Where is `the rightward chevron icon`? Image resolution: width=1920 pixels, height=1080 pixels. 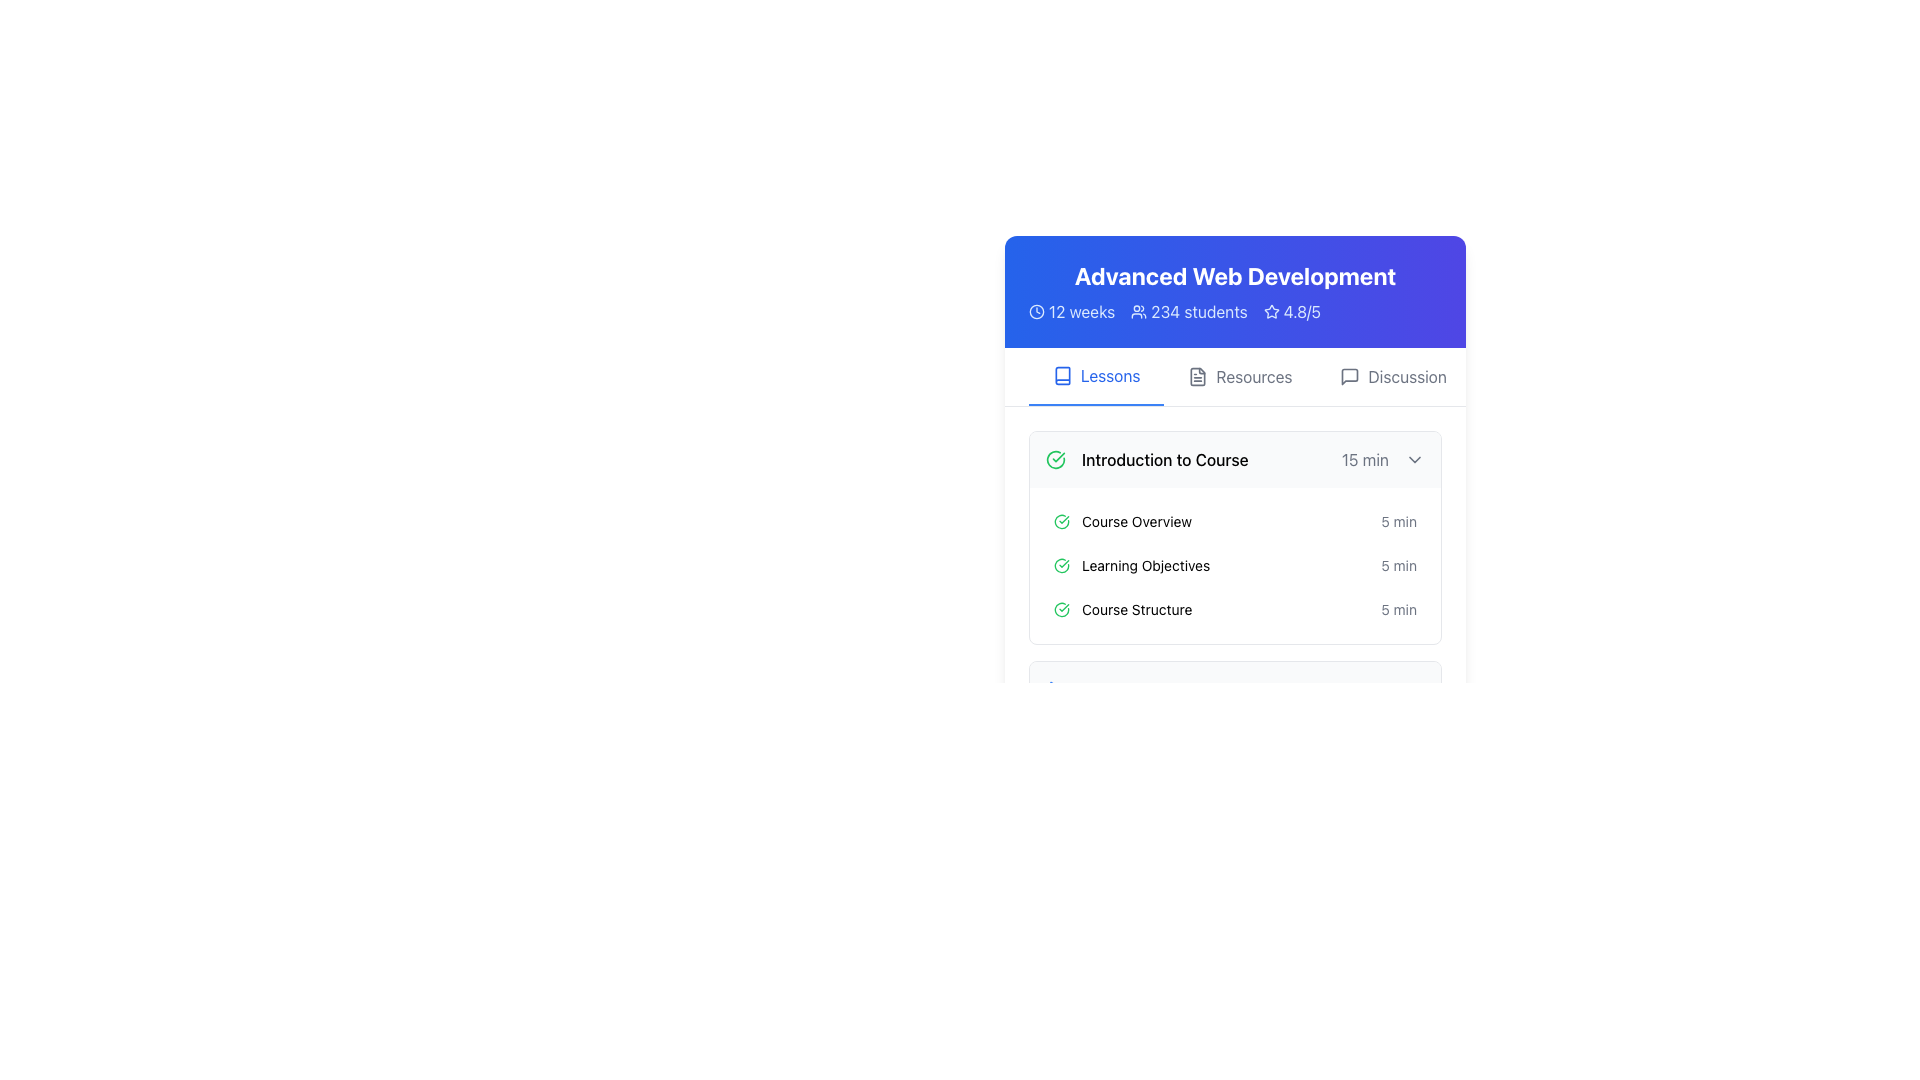
the rightward chevron icon is located at coordinates (1414, 689).